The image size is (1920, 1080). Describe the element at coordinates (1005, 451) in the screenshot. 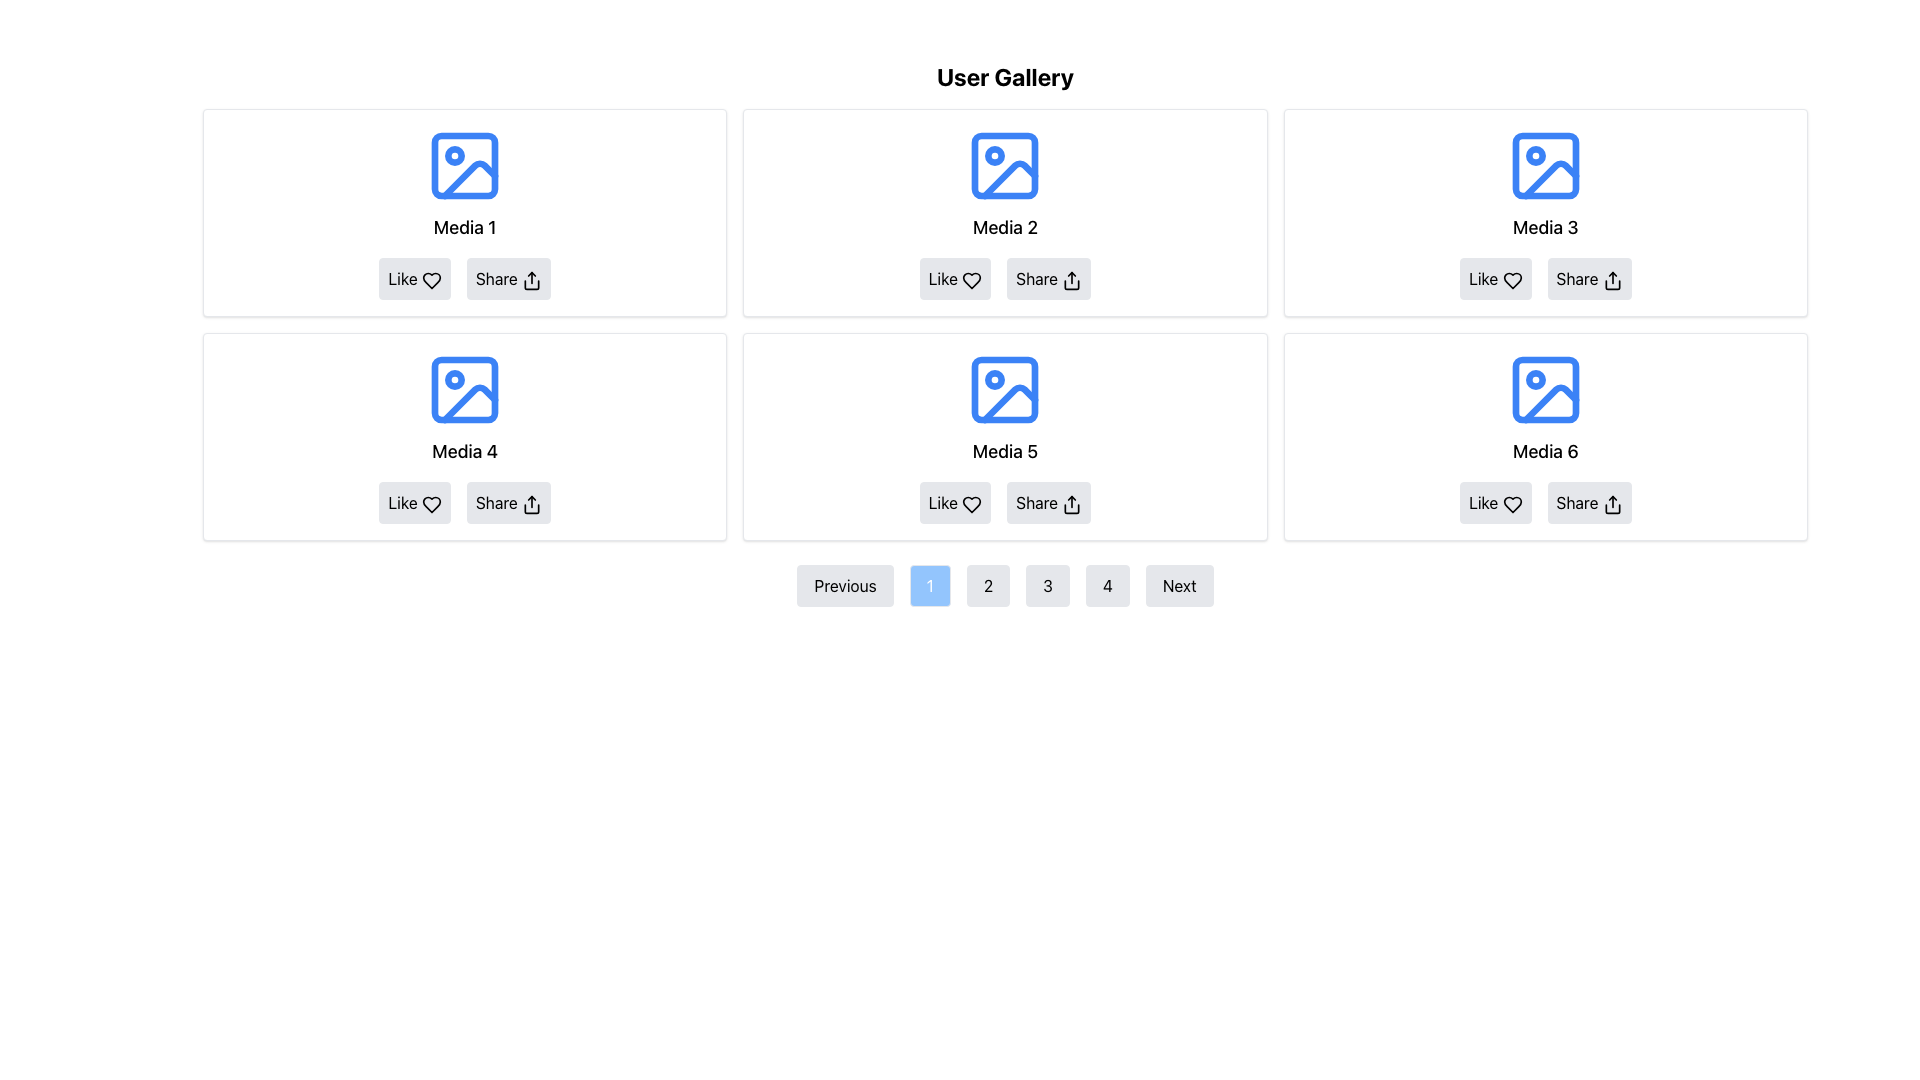

I see `the static text label displaying 'Media 5', which is positioned below an image icon within its bordered card layout in the second row and third column of a 2x3 grid` at that location.